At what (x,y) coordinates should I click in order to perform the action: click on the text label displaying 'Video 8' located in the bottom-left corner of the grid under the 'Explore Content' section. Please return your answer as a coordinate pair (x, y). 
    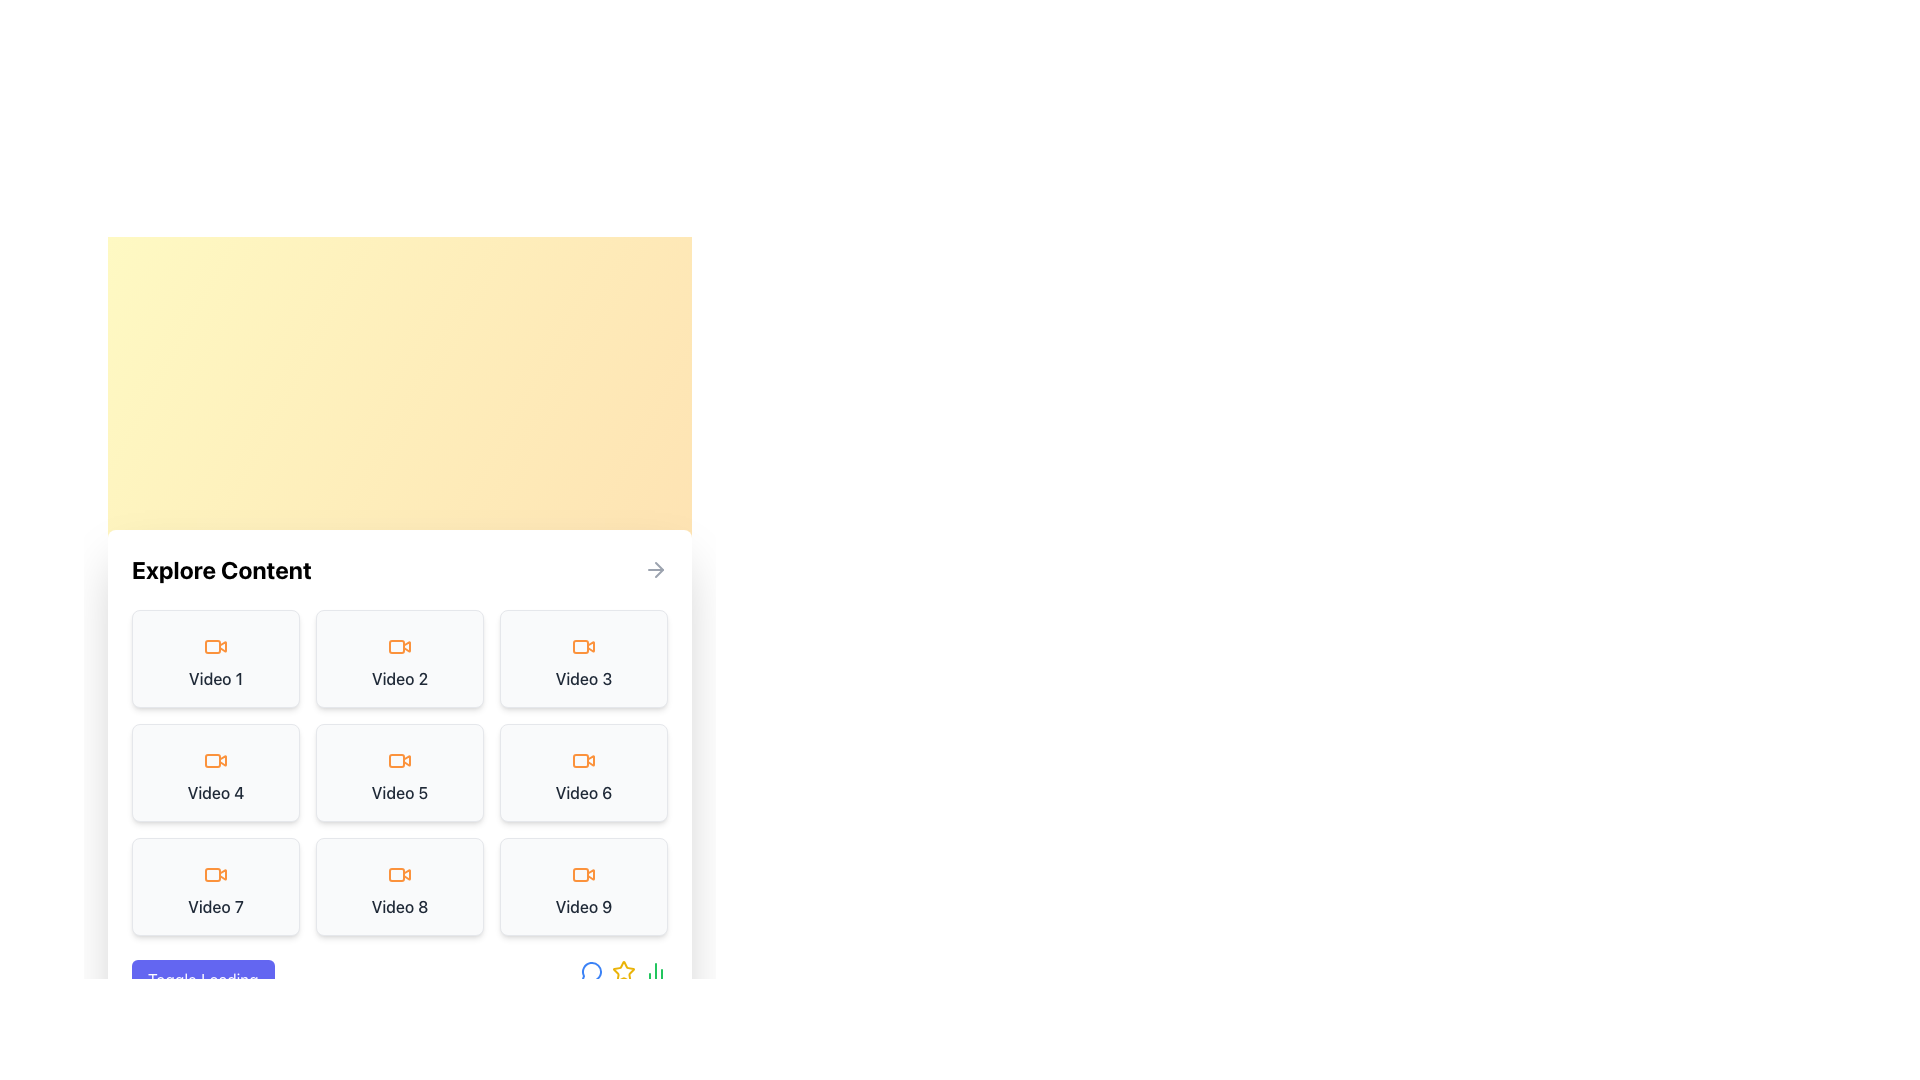
    Looking at the image, I should click on (399, 906).